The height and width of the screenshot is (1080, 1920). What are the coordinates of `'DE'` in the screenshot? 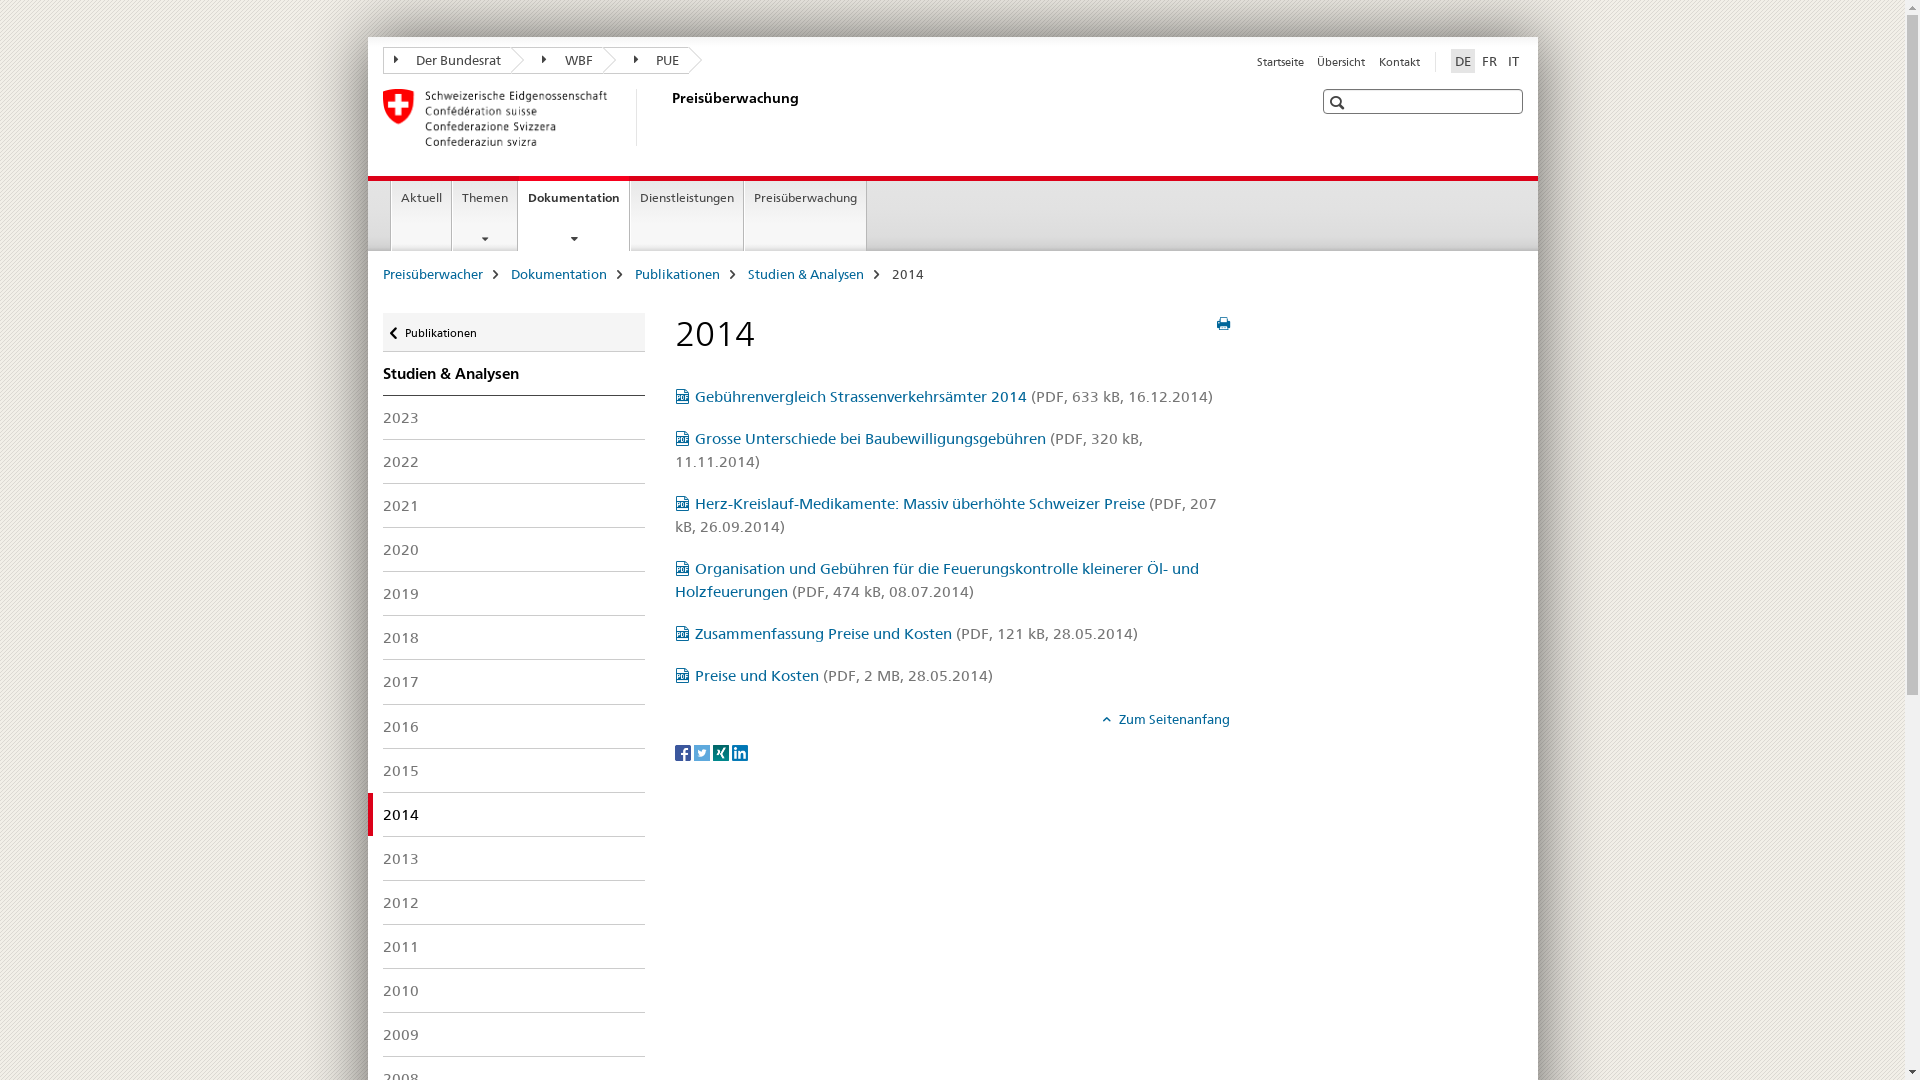 It's located at (1449, 60).